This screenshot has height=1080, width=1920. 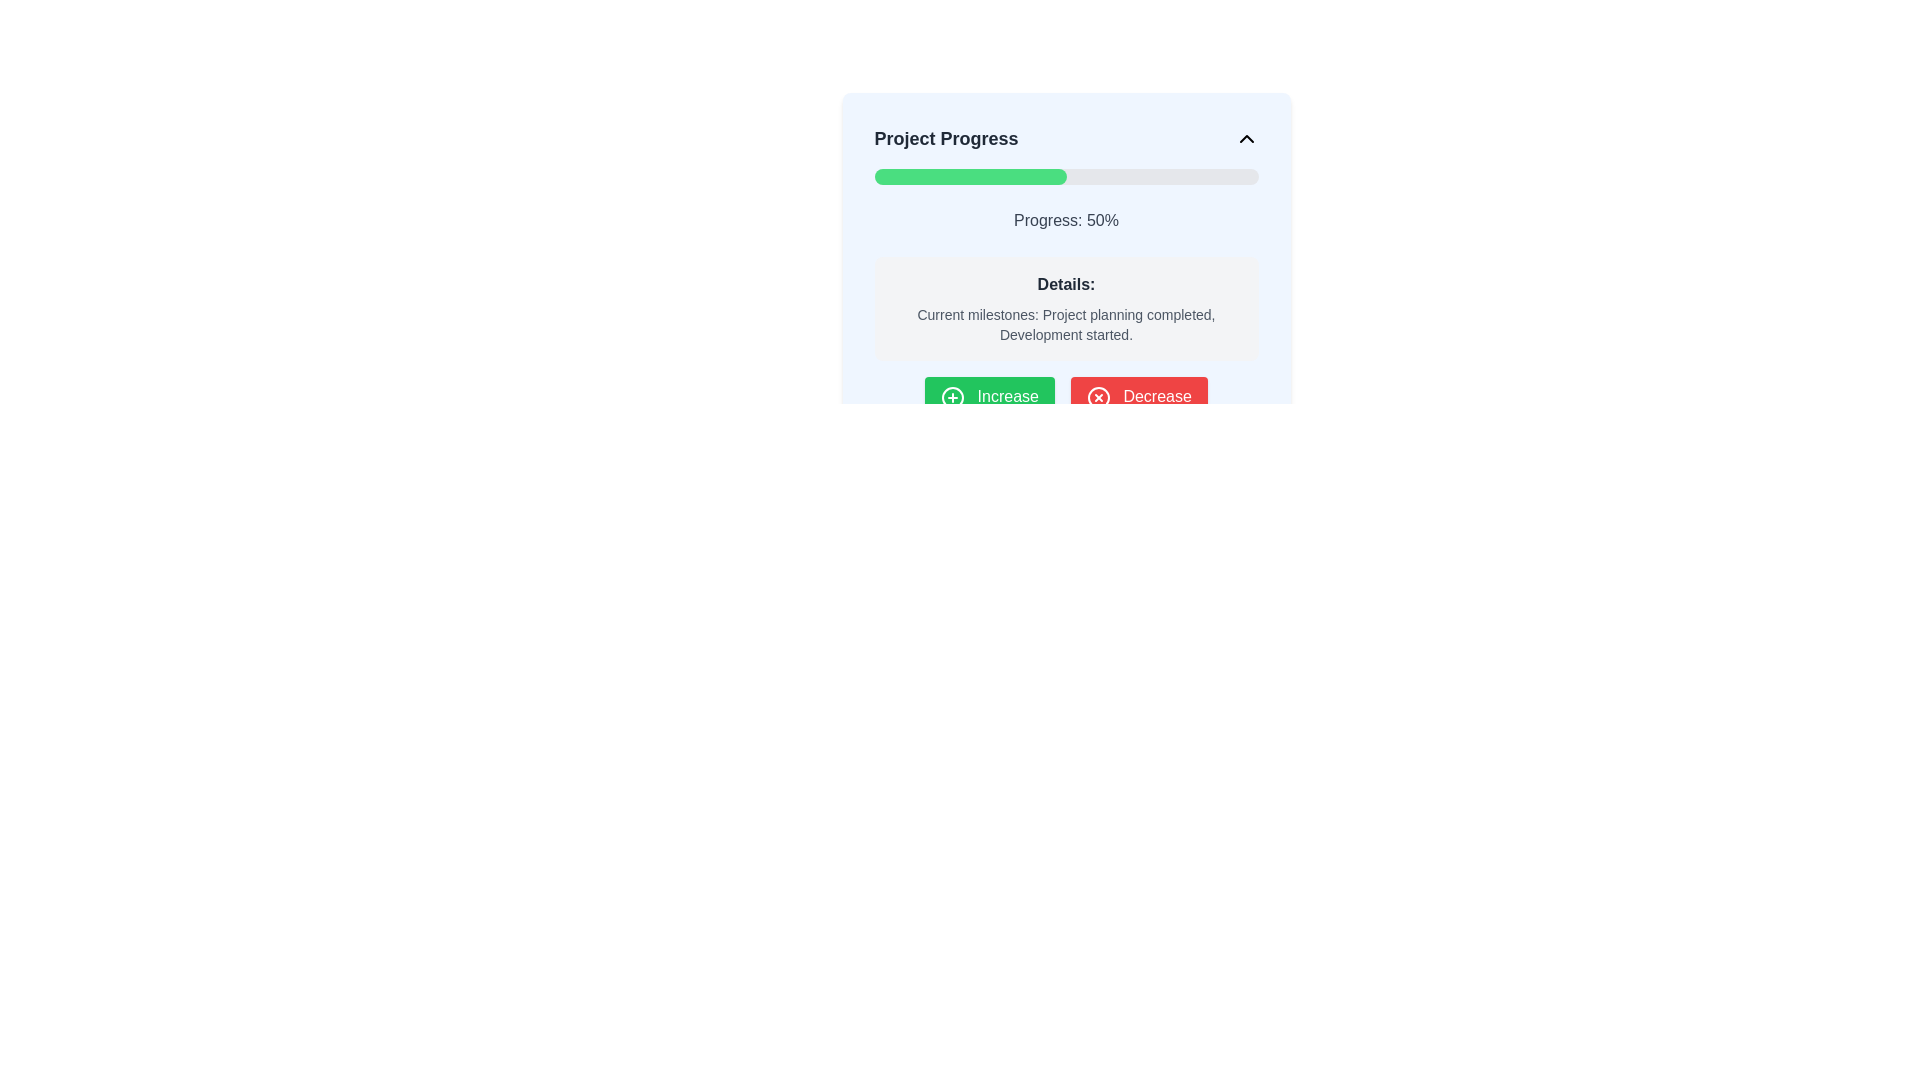 I want to click on the upwards-pointing chevron icon with a black outline located at the top-right corner of the 'Project Progress' section to interact with the section, so click(x=1245, y=137).